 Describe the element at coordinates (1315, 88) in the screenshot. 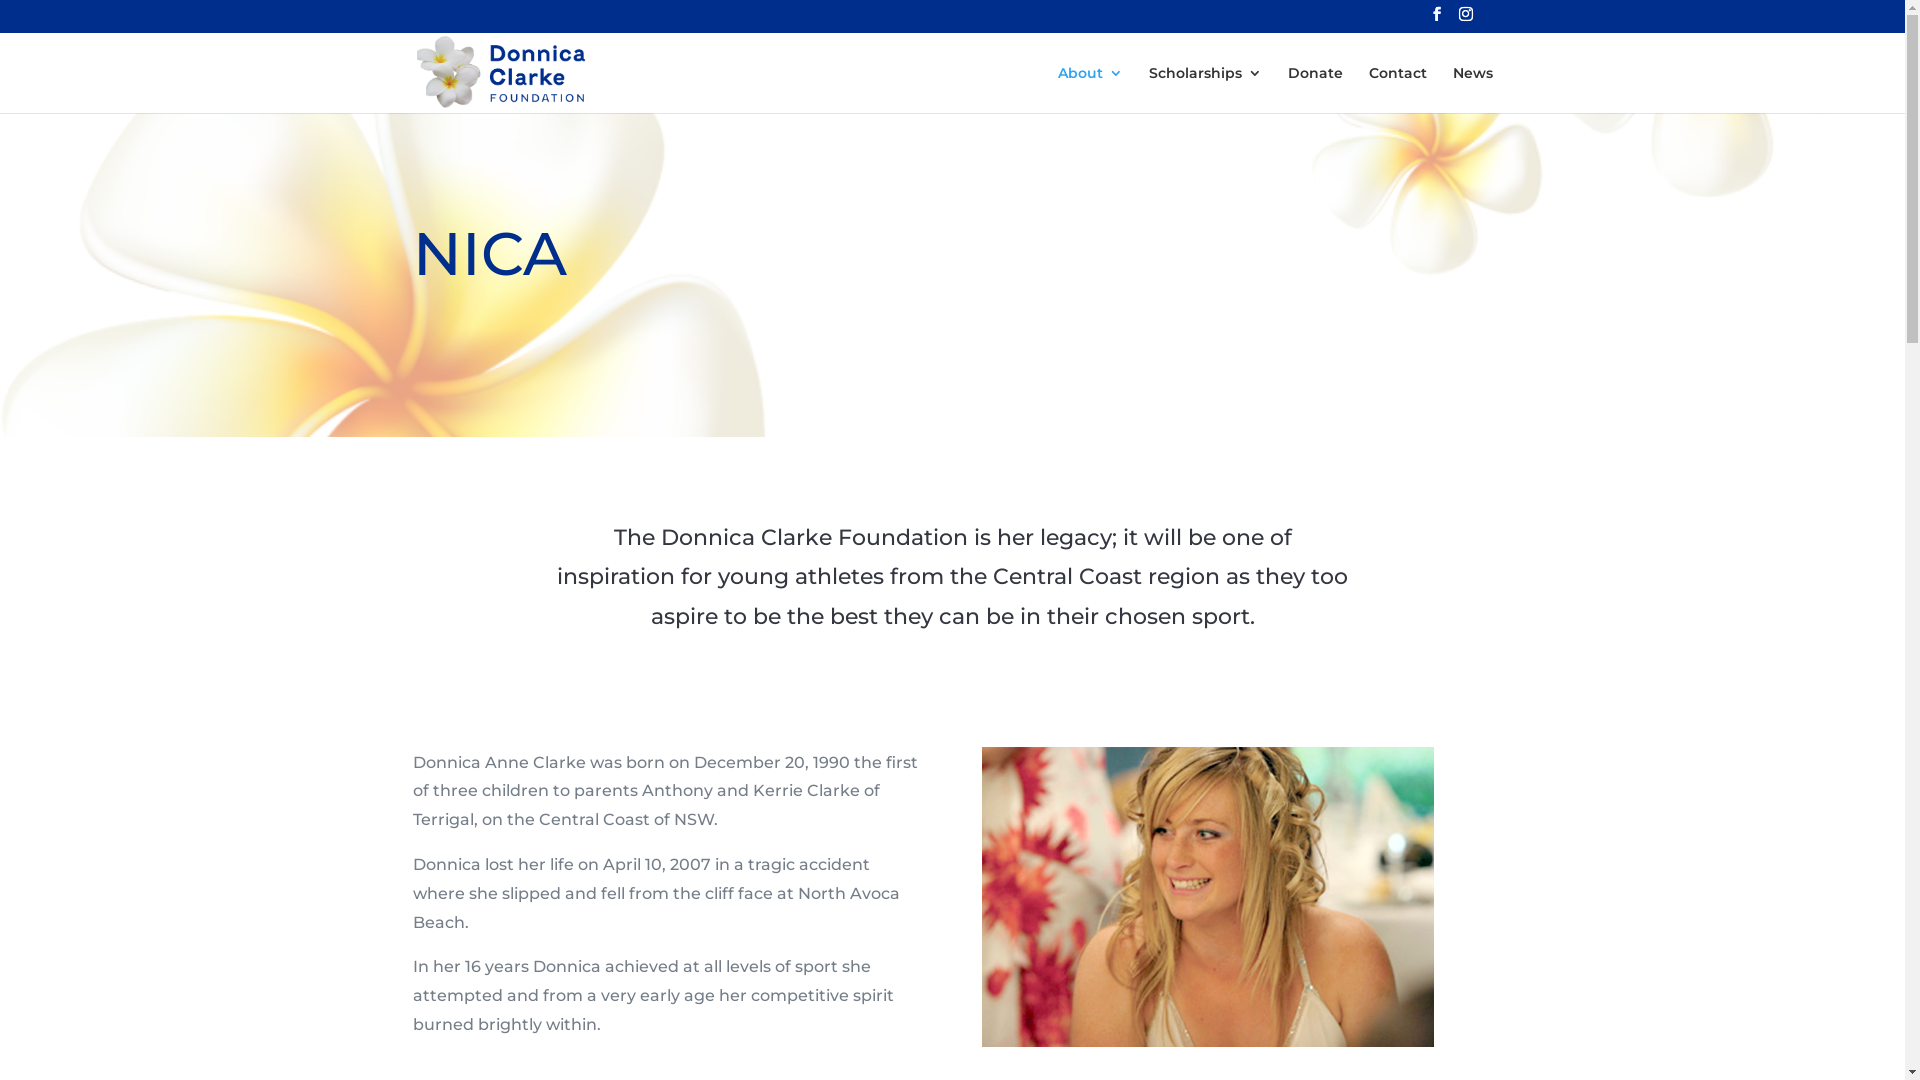

I see `'Donate'` at that location.